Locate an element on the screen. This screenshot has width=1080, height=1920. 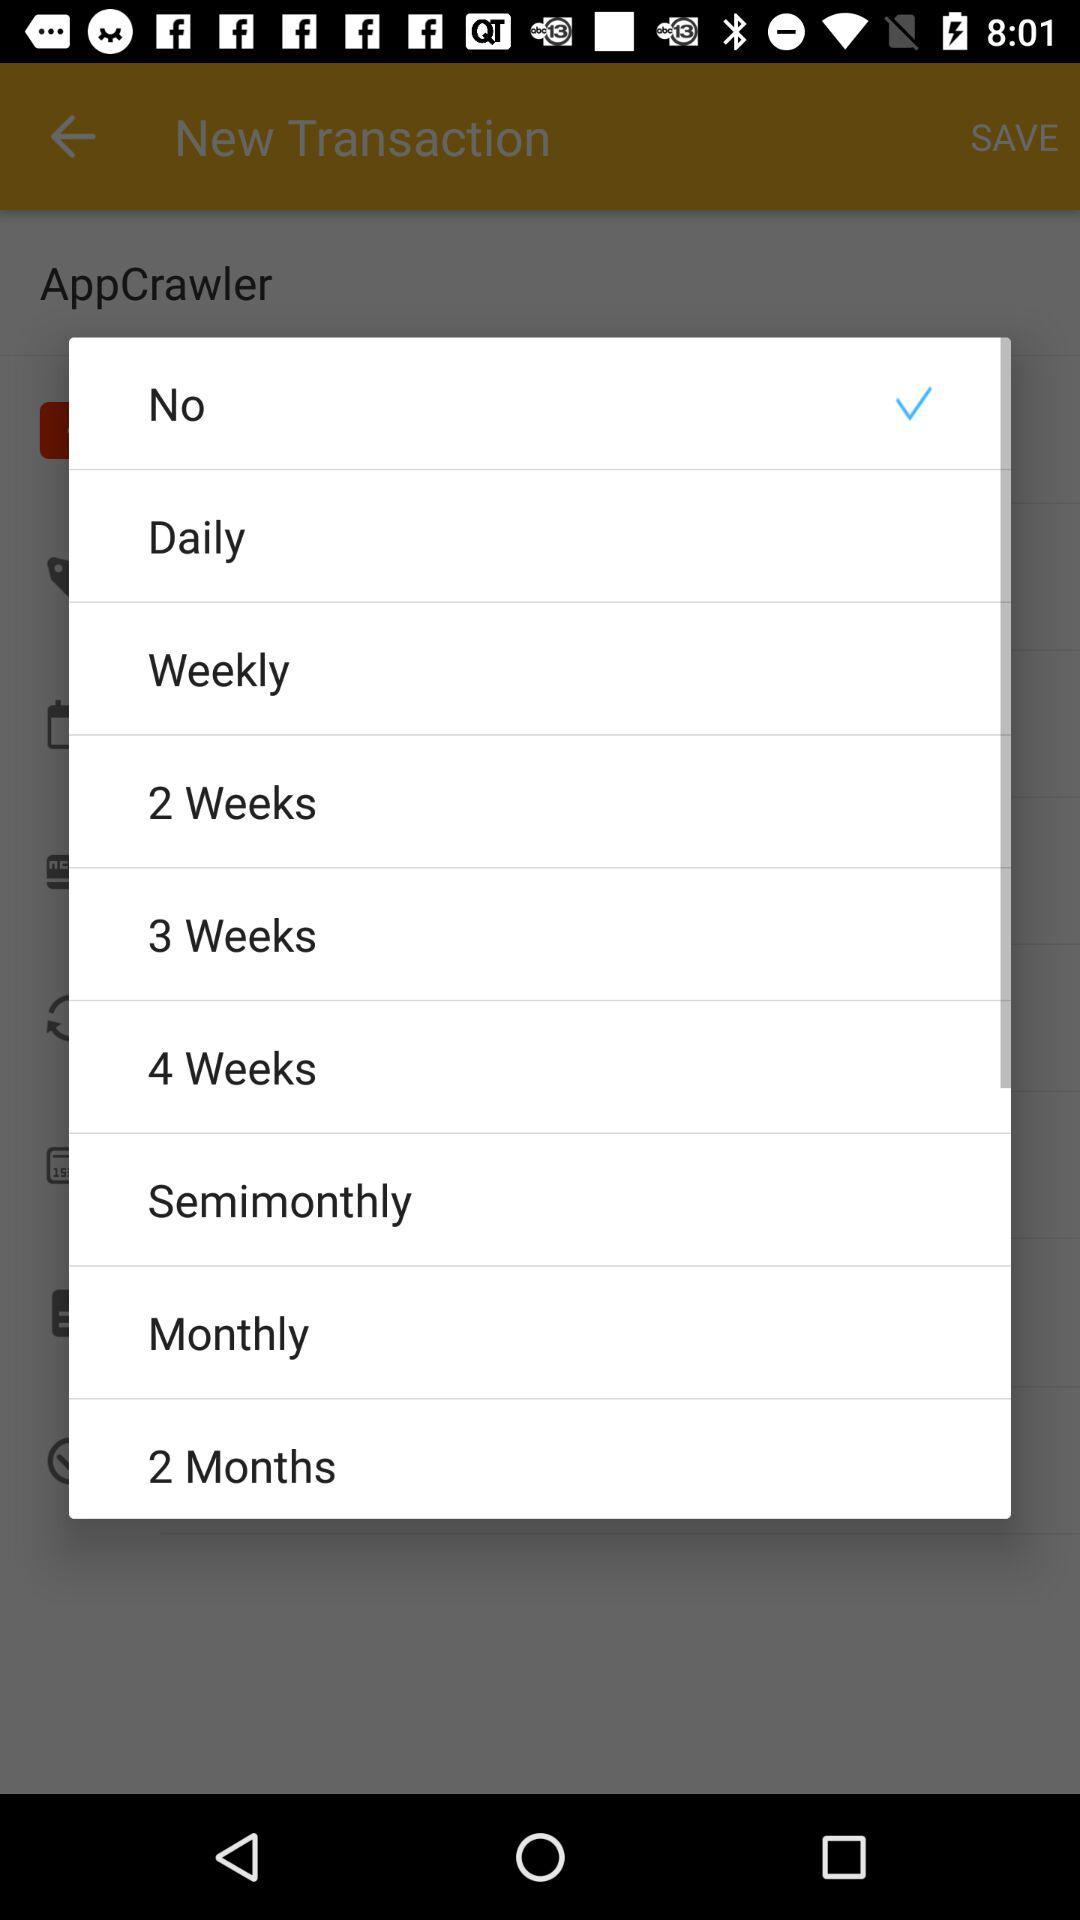
no is located at coordinates (540, 402).